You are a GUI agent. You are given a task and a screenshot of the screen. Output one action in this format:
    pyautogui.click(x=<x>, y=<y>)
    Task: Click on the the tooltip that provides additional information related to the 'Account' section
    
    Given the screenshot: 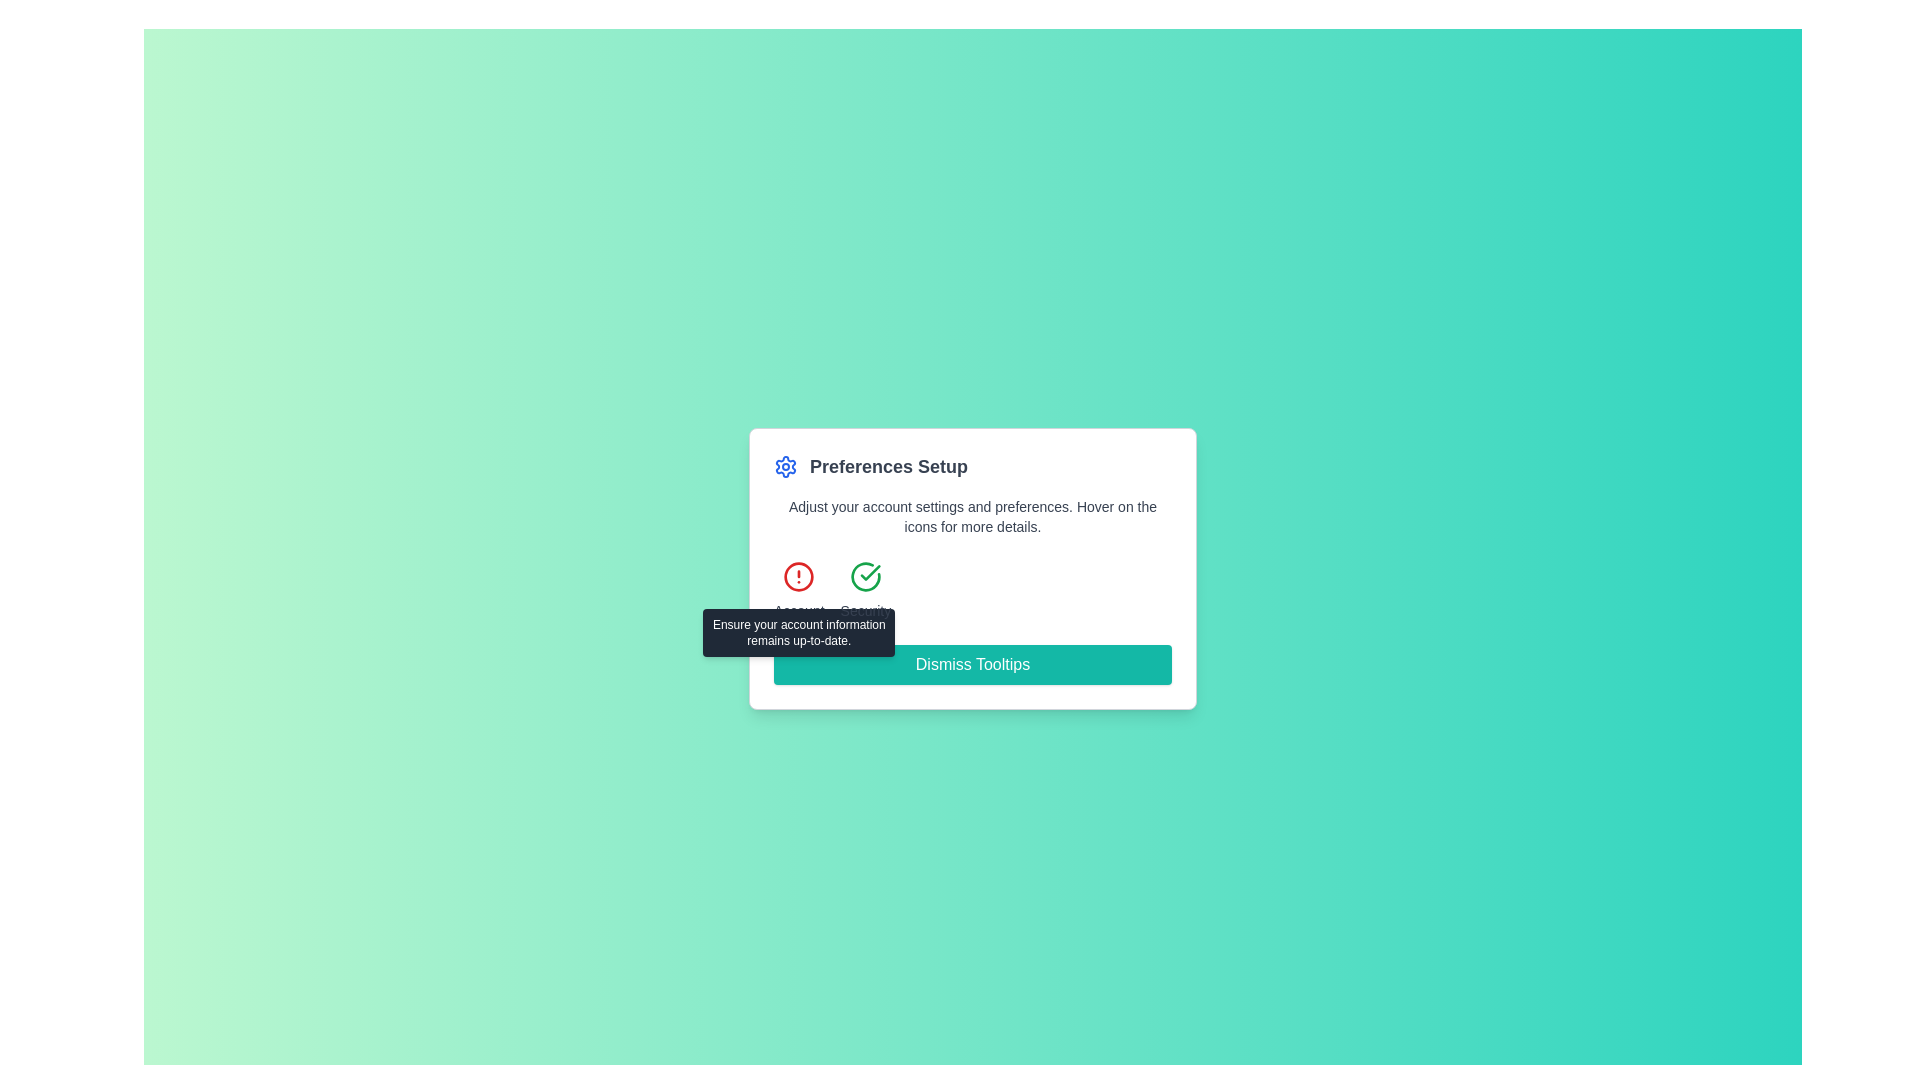 What is the action you would take?
    pyautogui.click(x=798, y=632)
    